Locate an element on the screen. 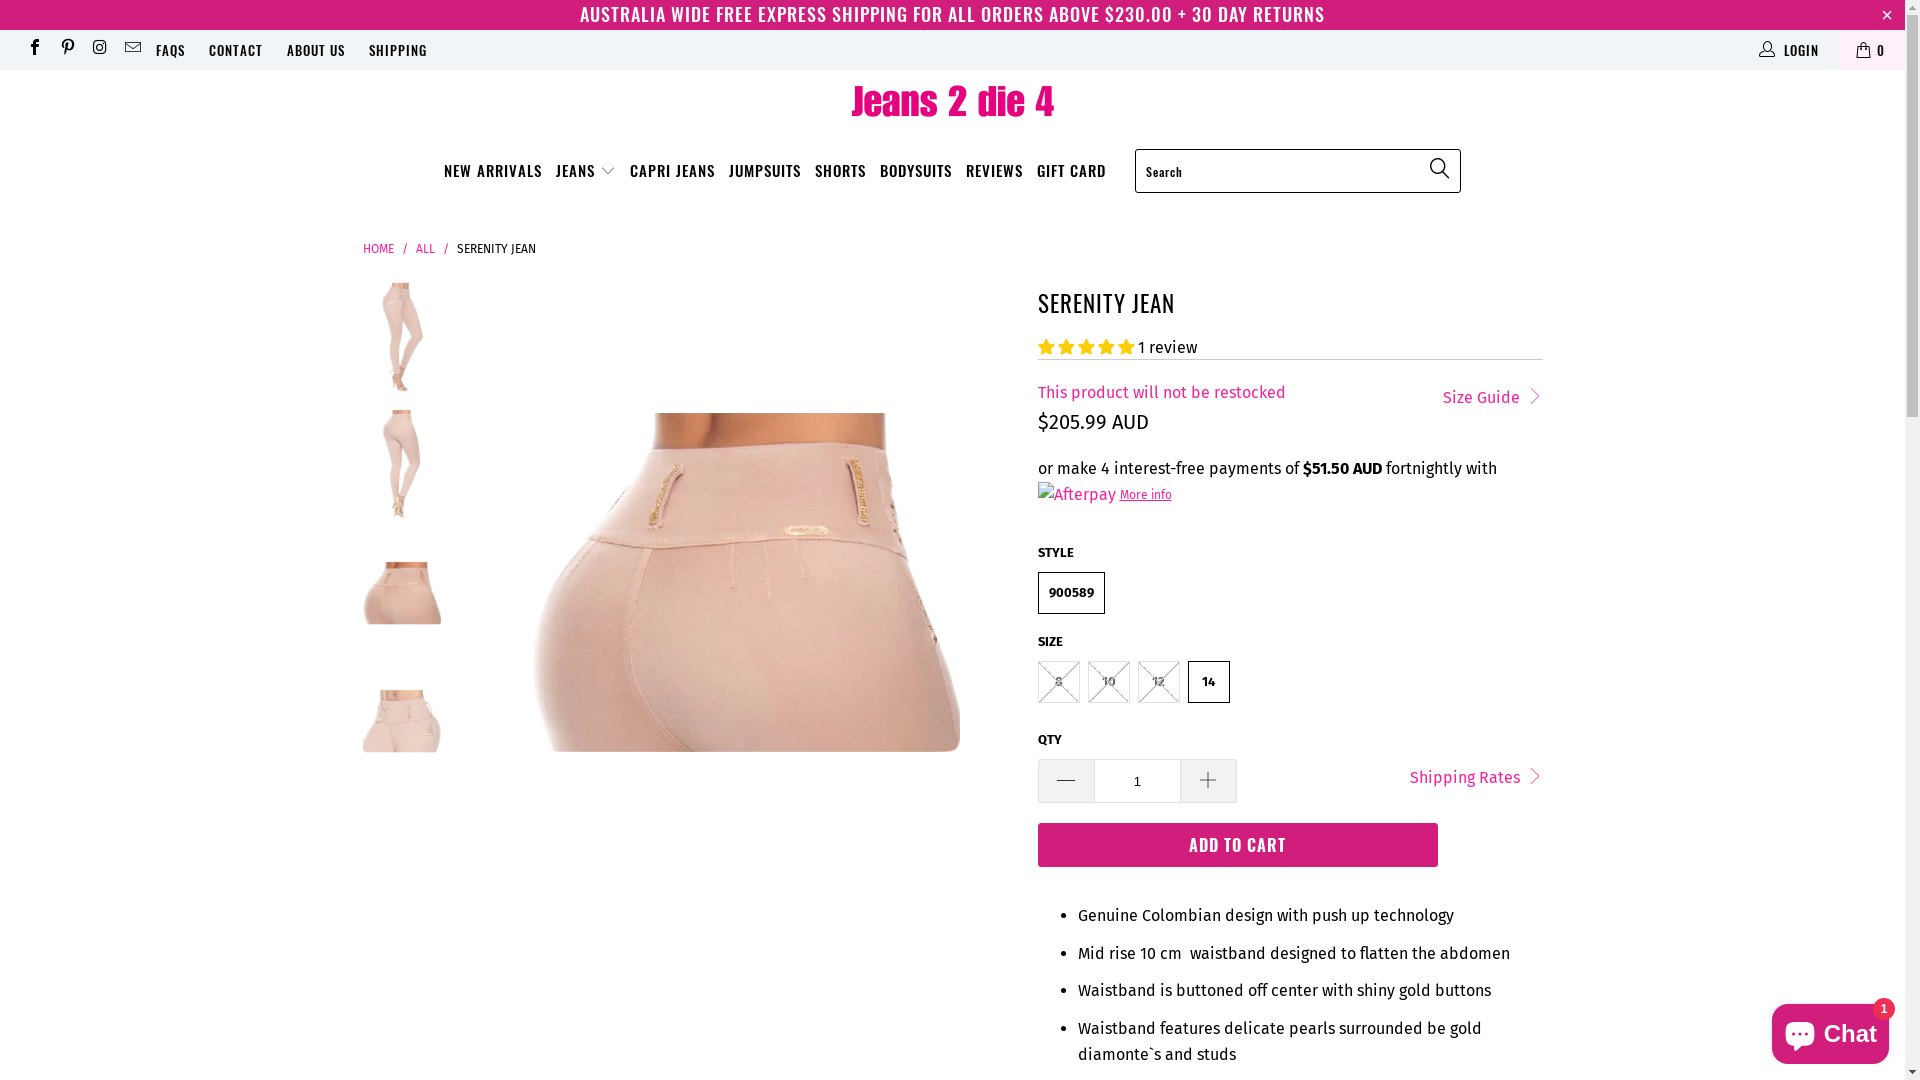  'JEANS' is located at coordinates (584, 169).